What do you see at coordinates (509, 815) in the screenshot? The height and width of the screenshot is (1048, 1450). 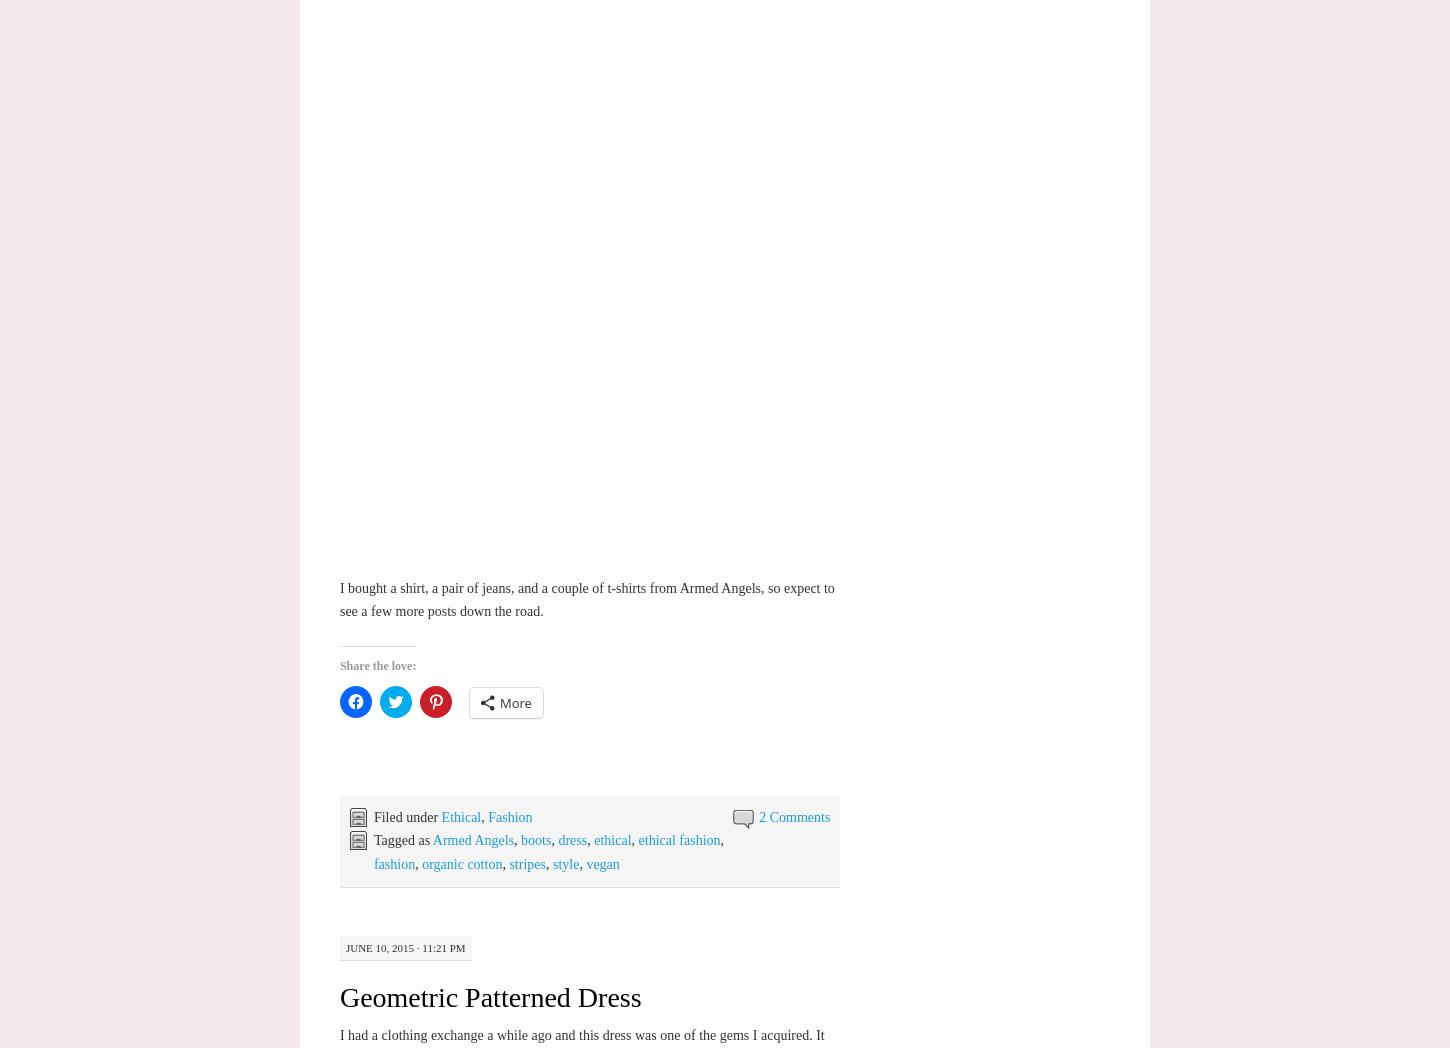 I see `'Fashion'` at bounding box center [509, 815].